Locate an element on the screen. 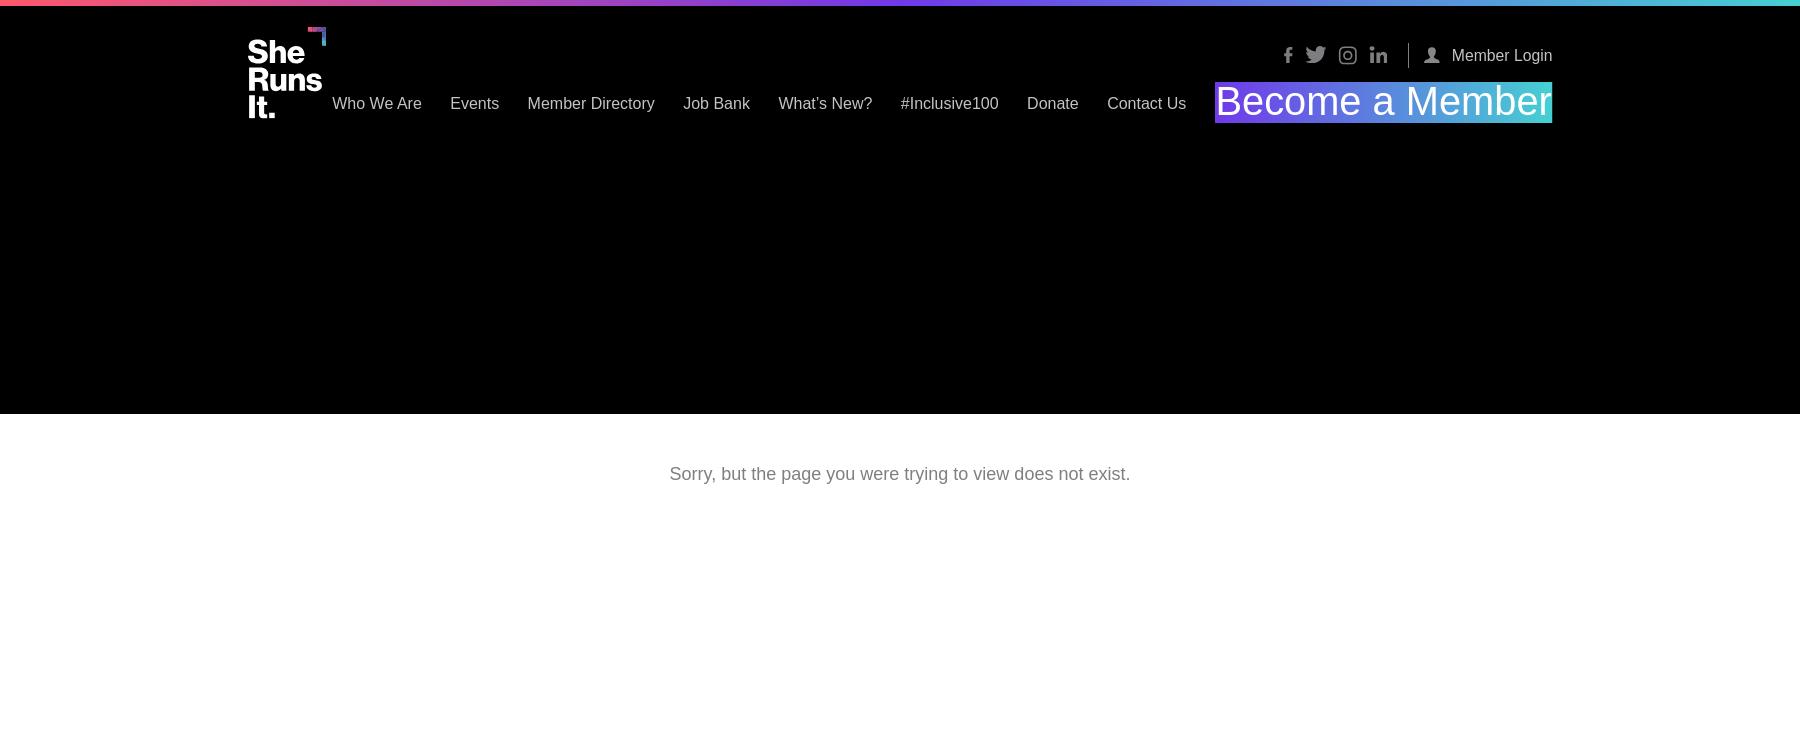  'Who We Are' is located at coordinates (531, 102).